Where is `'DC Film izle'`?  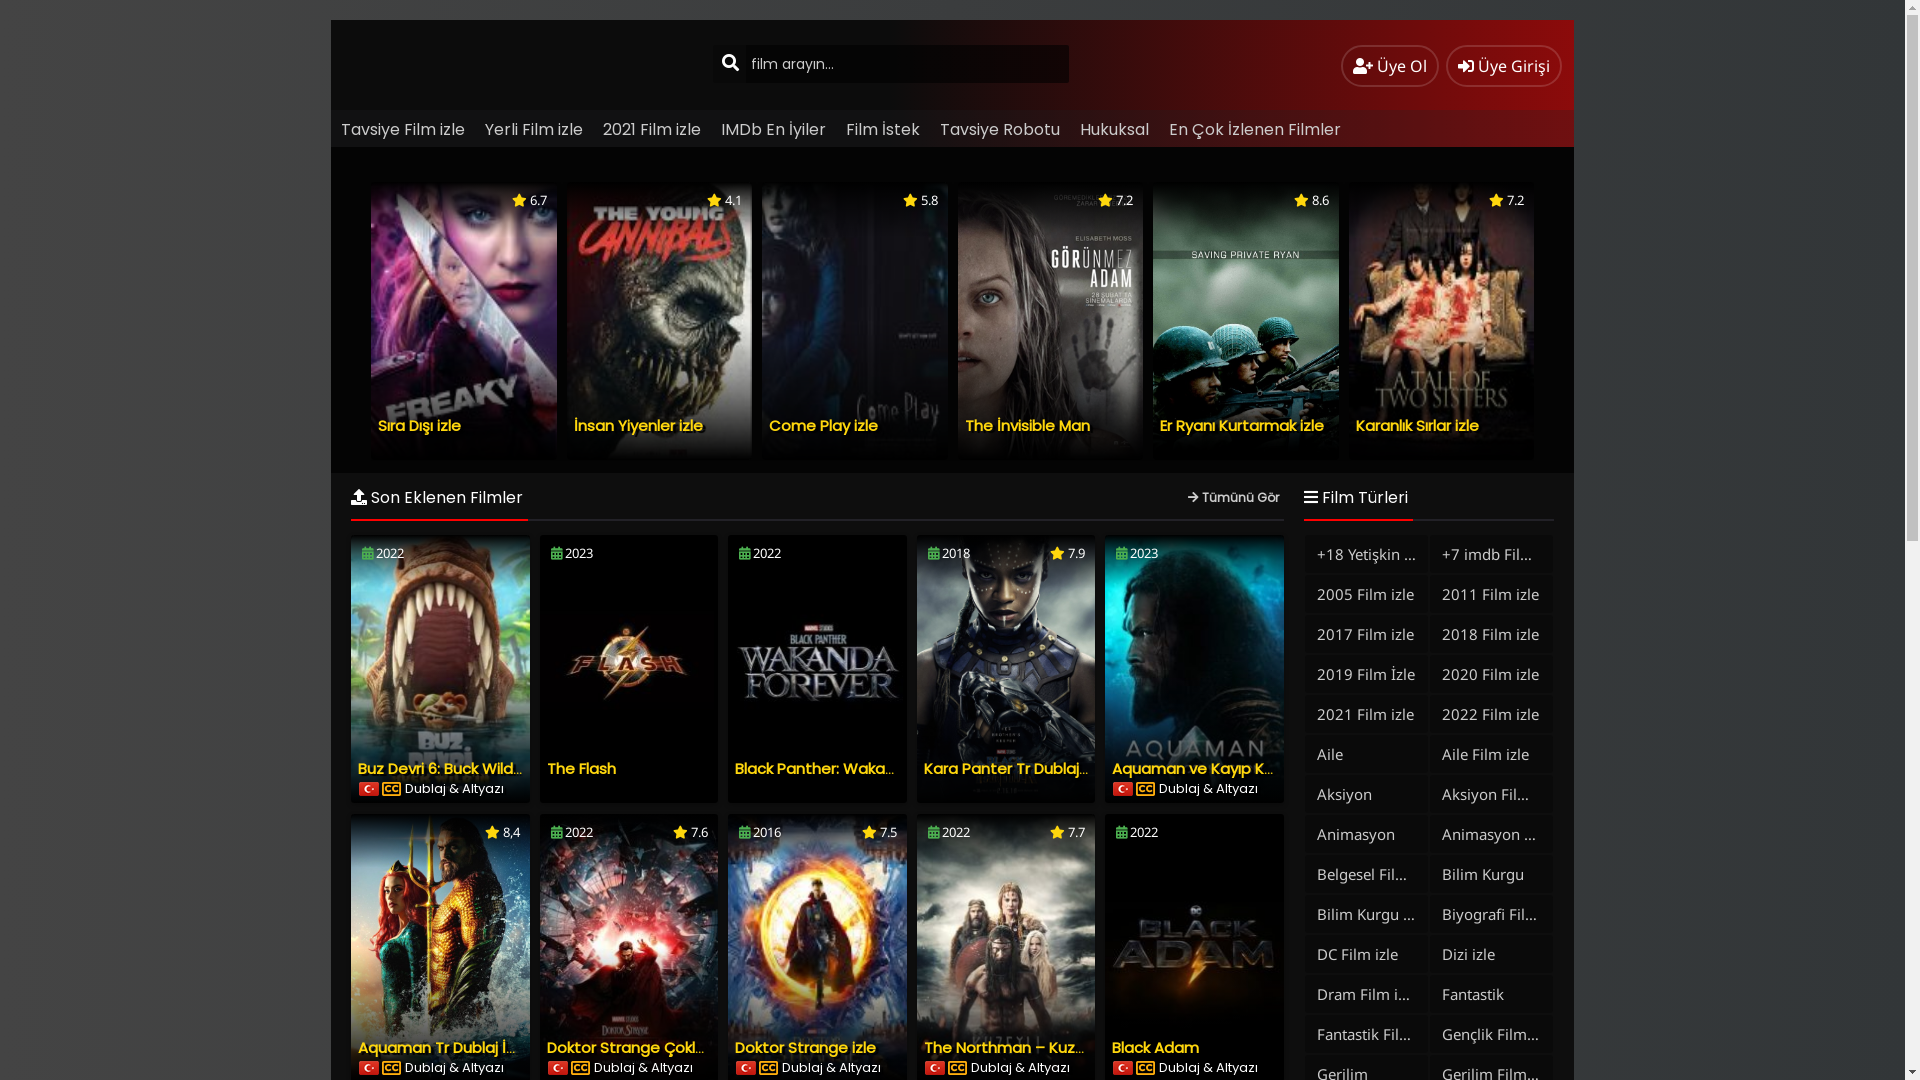
'DC Film izle' is located at coordinates (1305, 952).